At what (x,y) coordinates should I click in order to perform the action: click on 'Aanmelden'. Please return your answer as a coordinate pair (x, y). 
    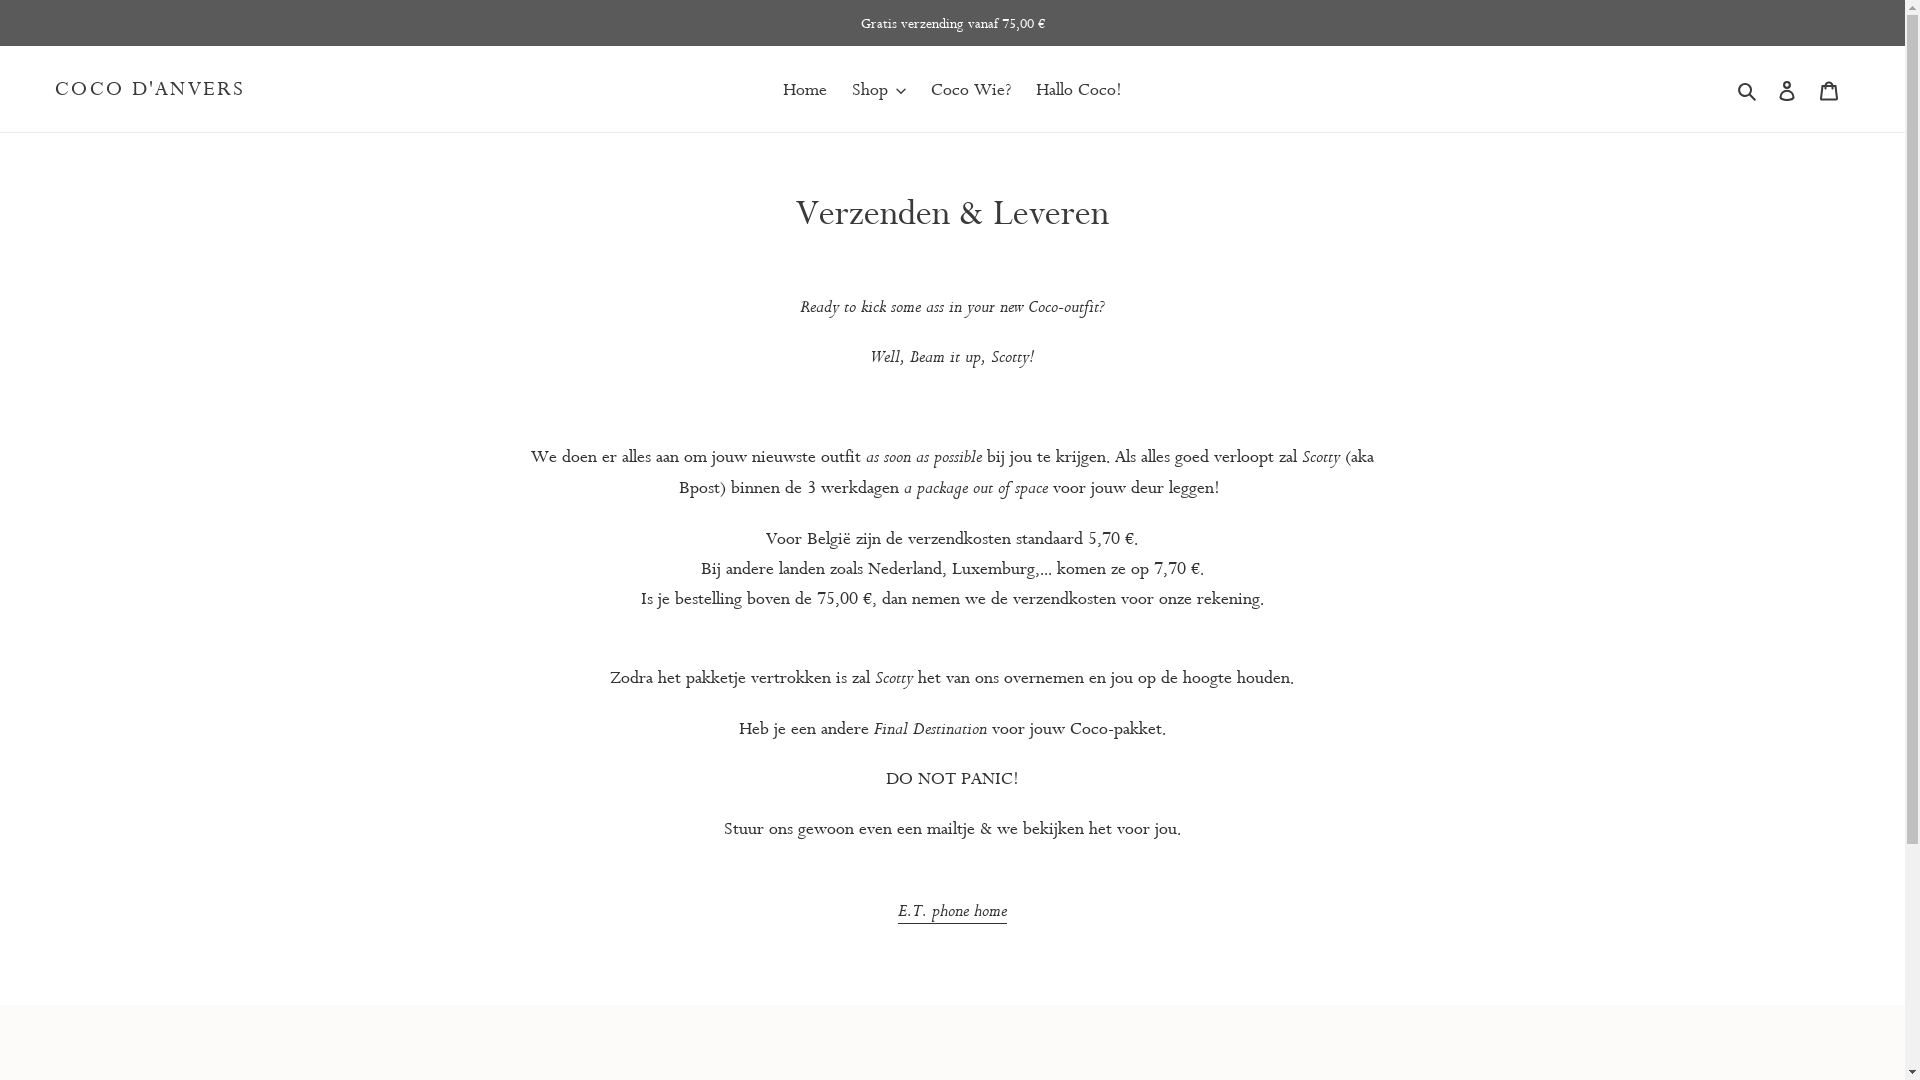
    Looking at the image, I should click on (1786, 87).